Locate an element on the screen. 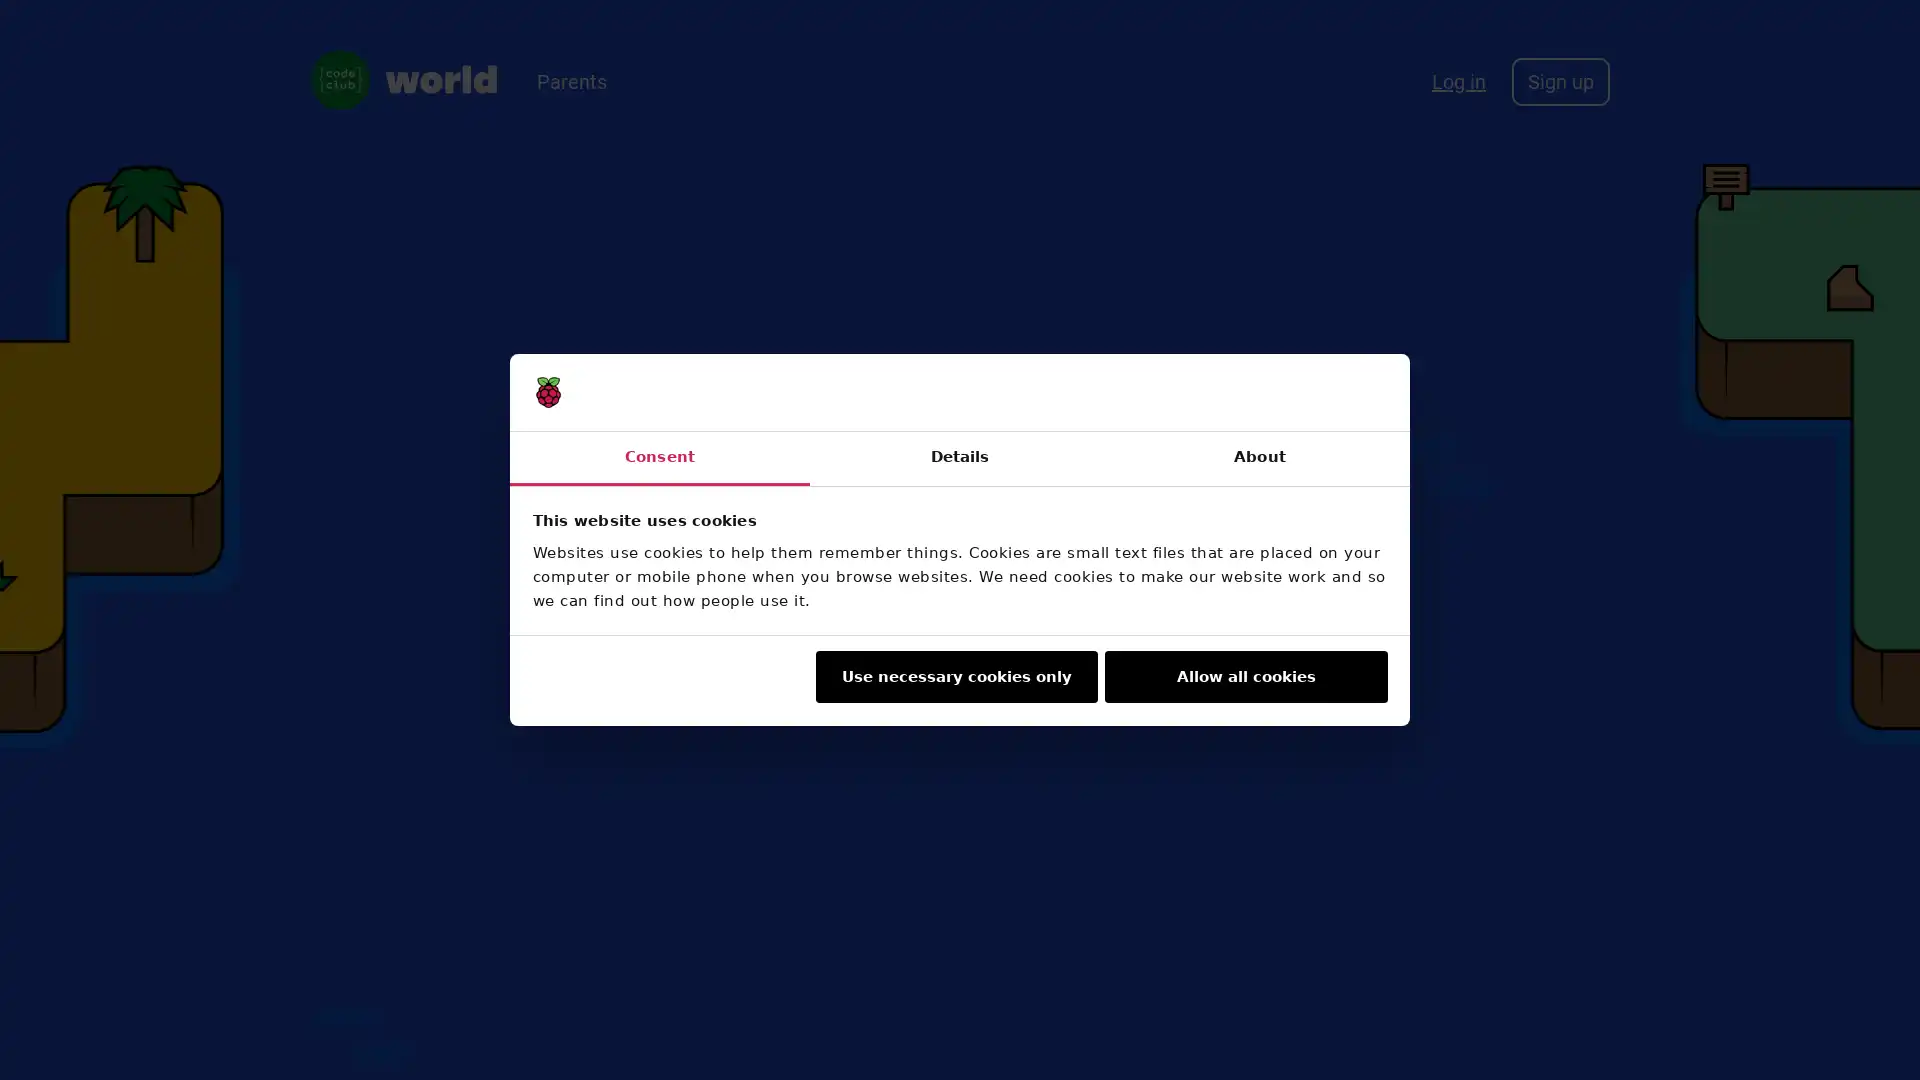  Allow all cookies is located at coordinates (1245, 676).